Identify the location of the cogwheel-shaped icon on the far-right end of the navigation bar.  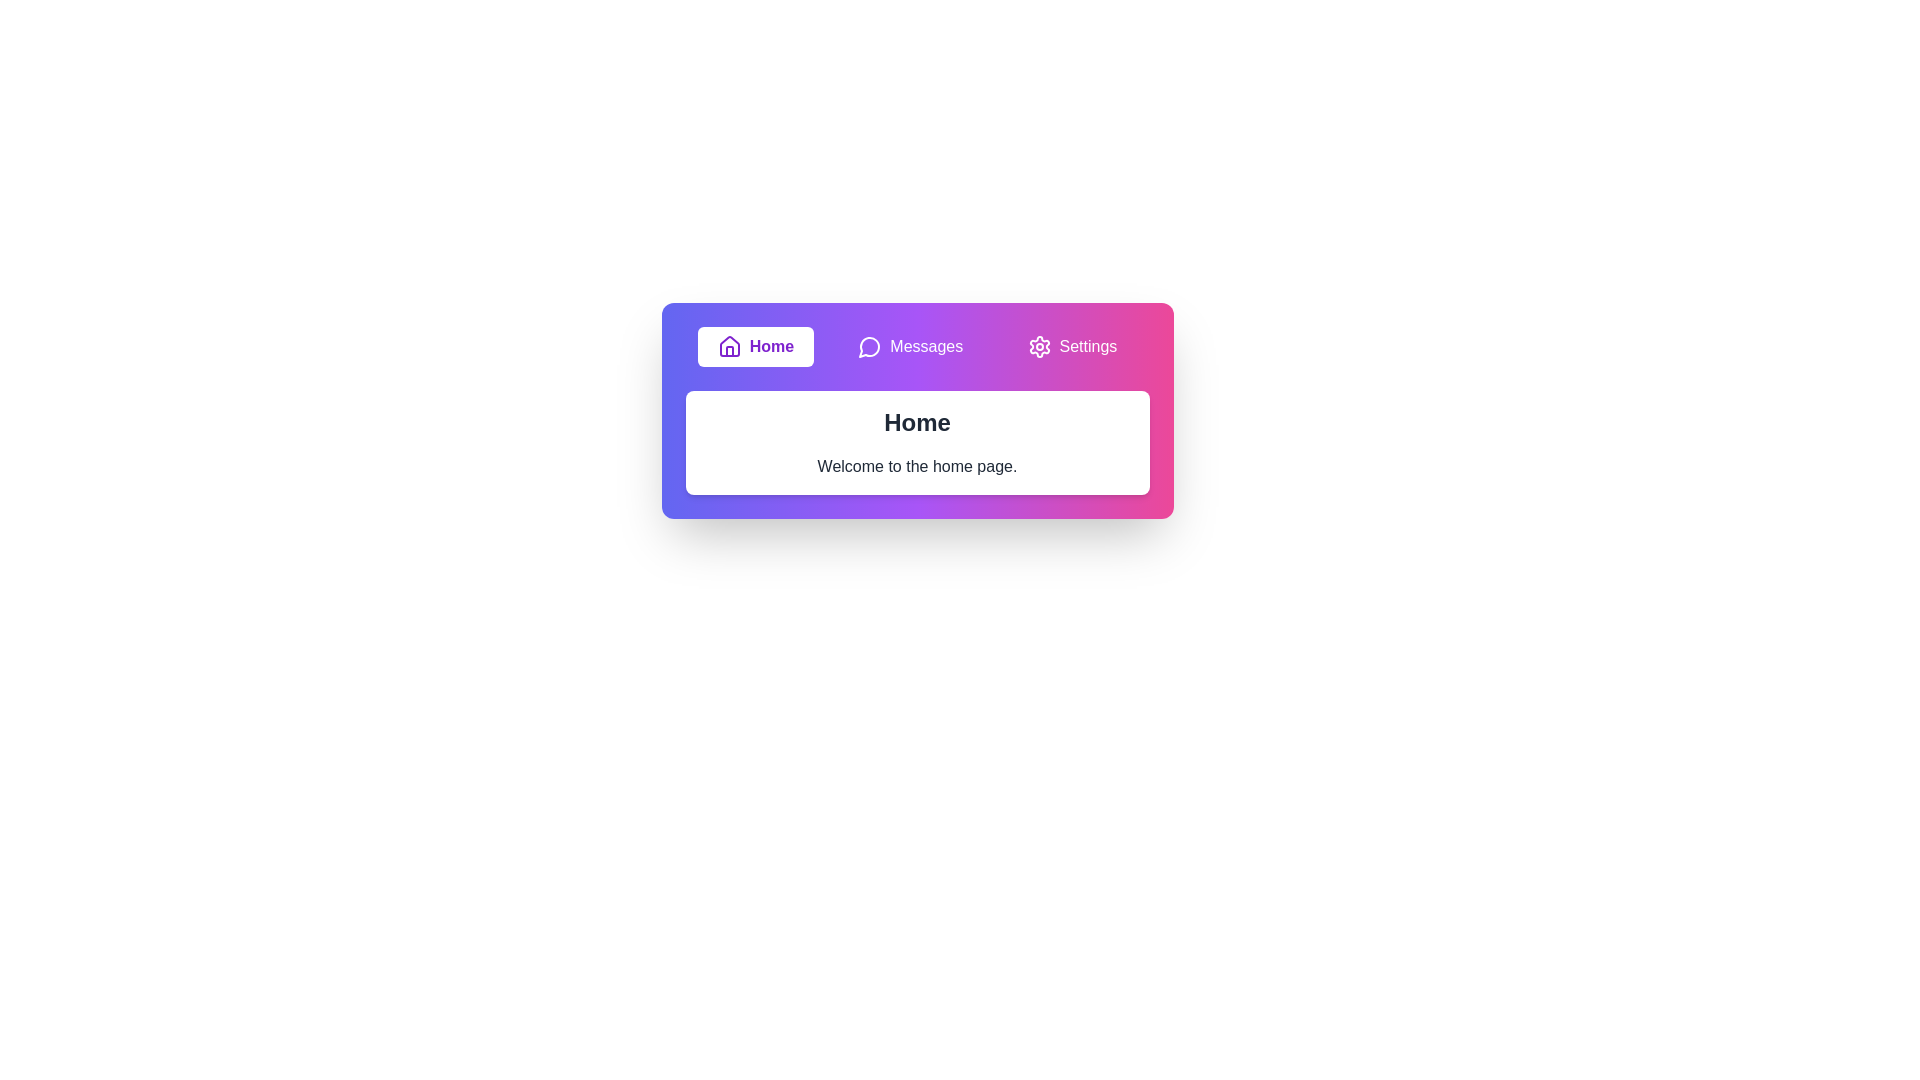
(1039, 346).